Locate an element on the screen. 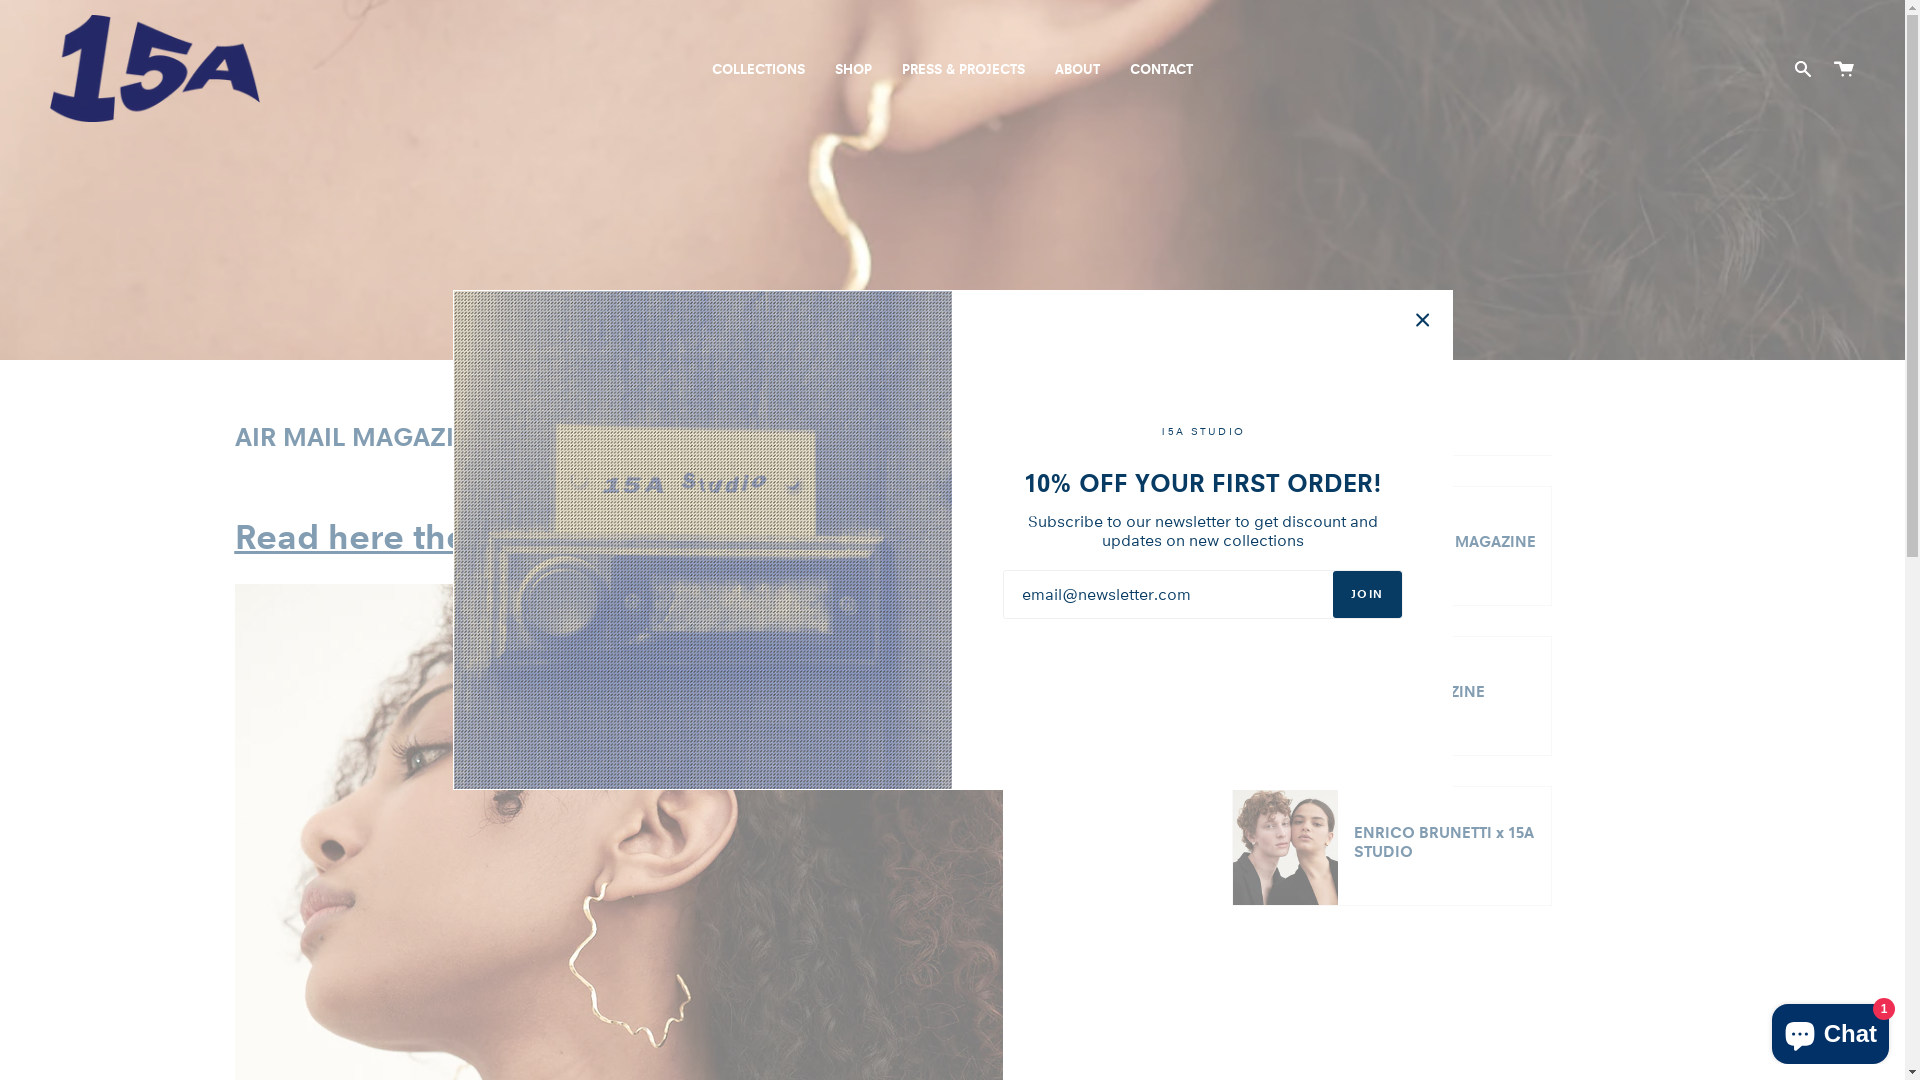  'Search' is located at coordinates (1803, 67).